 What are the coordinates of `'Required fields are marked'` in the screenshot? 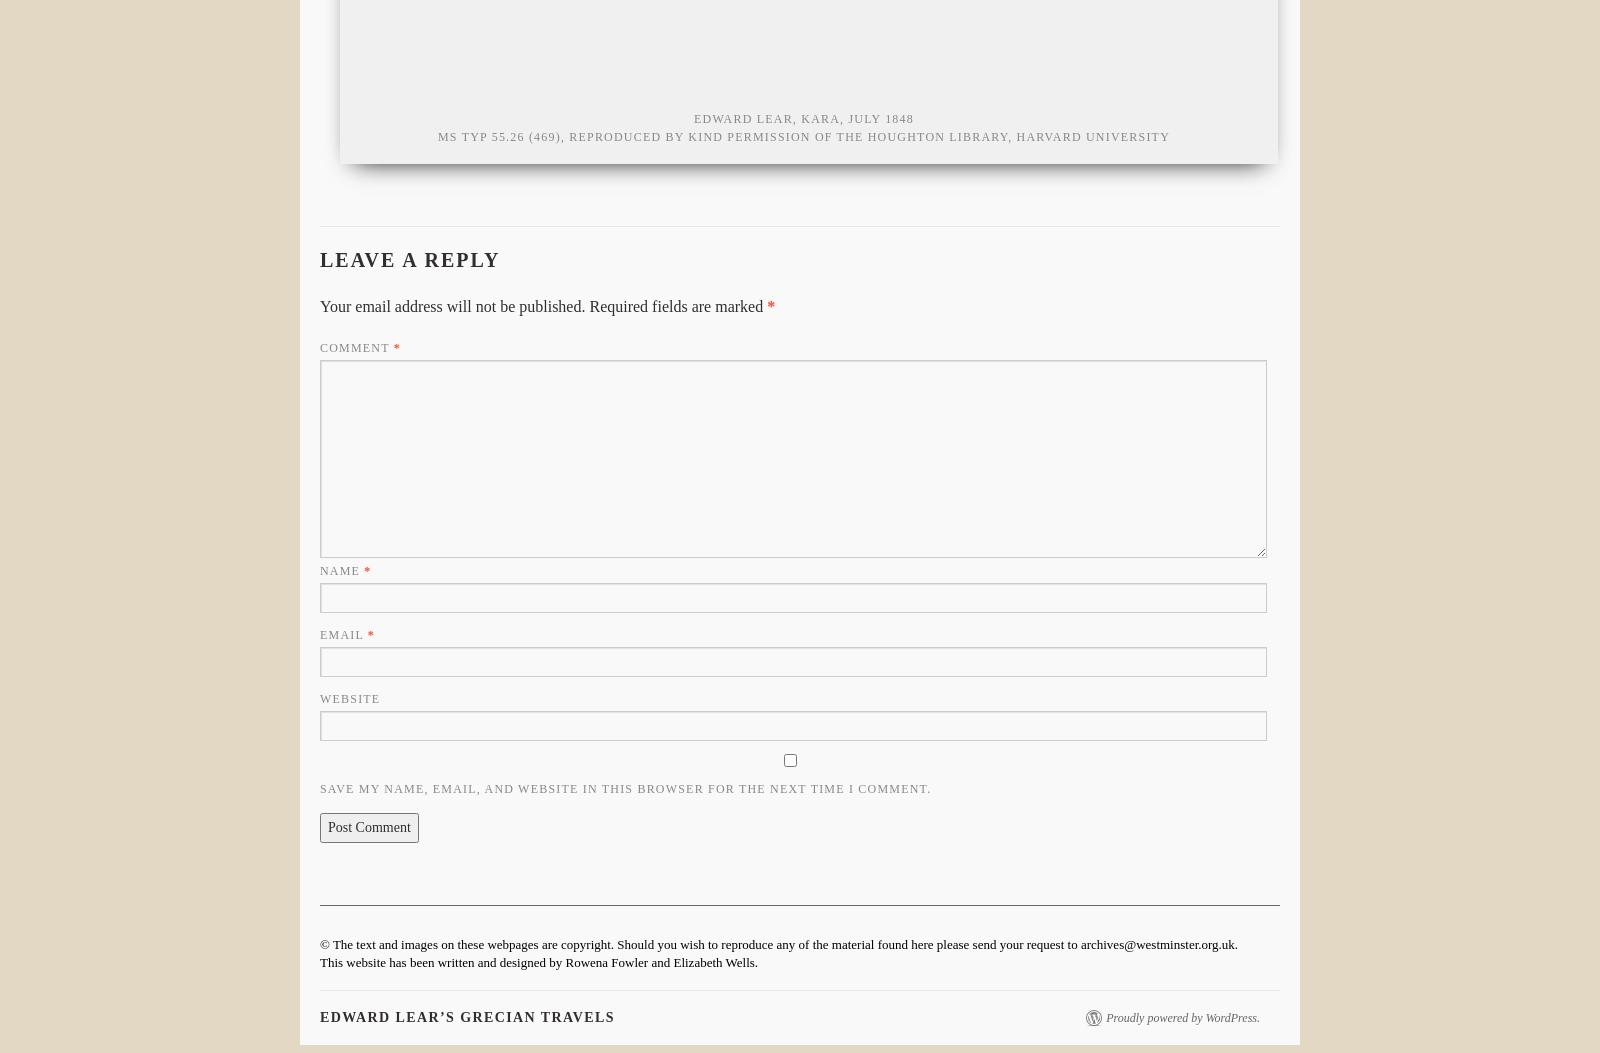 It's located at (677, 306).